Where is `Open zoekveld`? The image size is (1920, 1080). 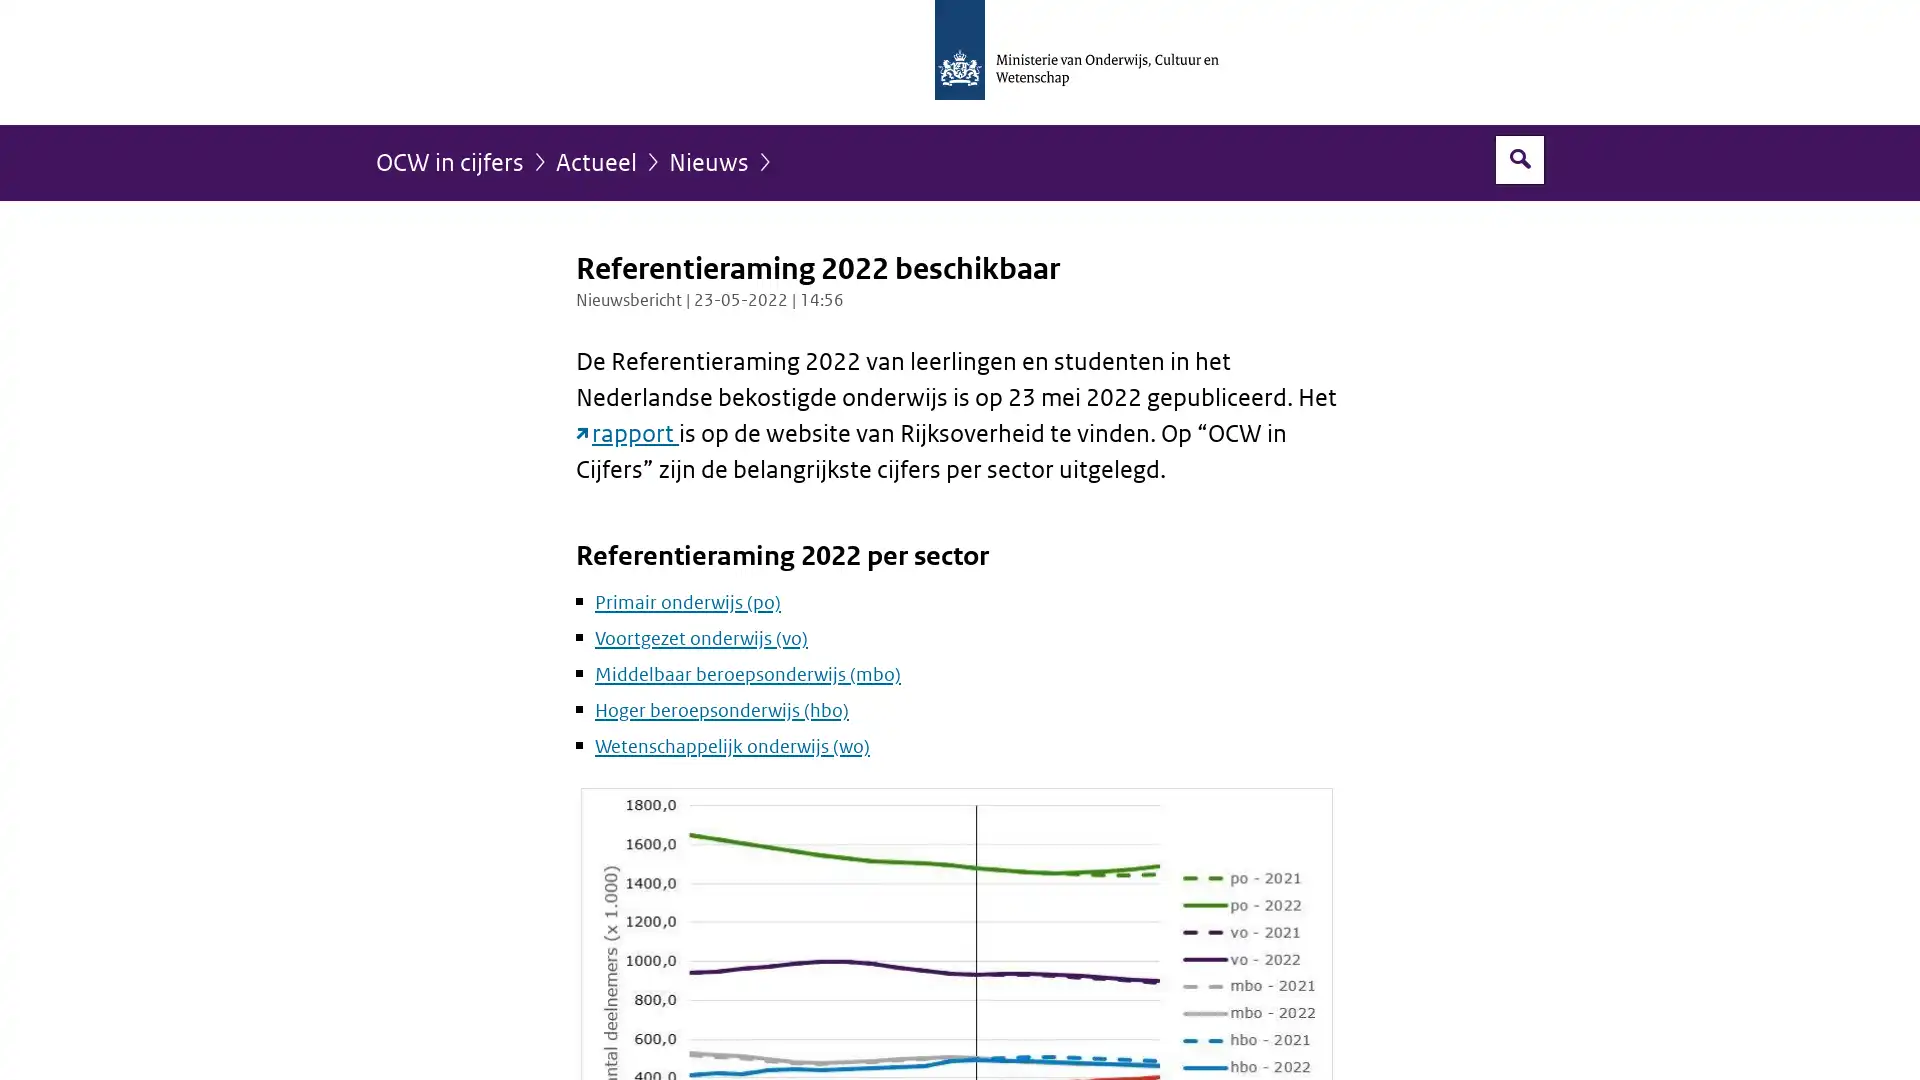
Open zoekveld is located at coordinates (1520, 158).